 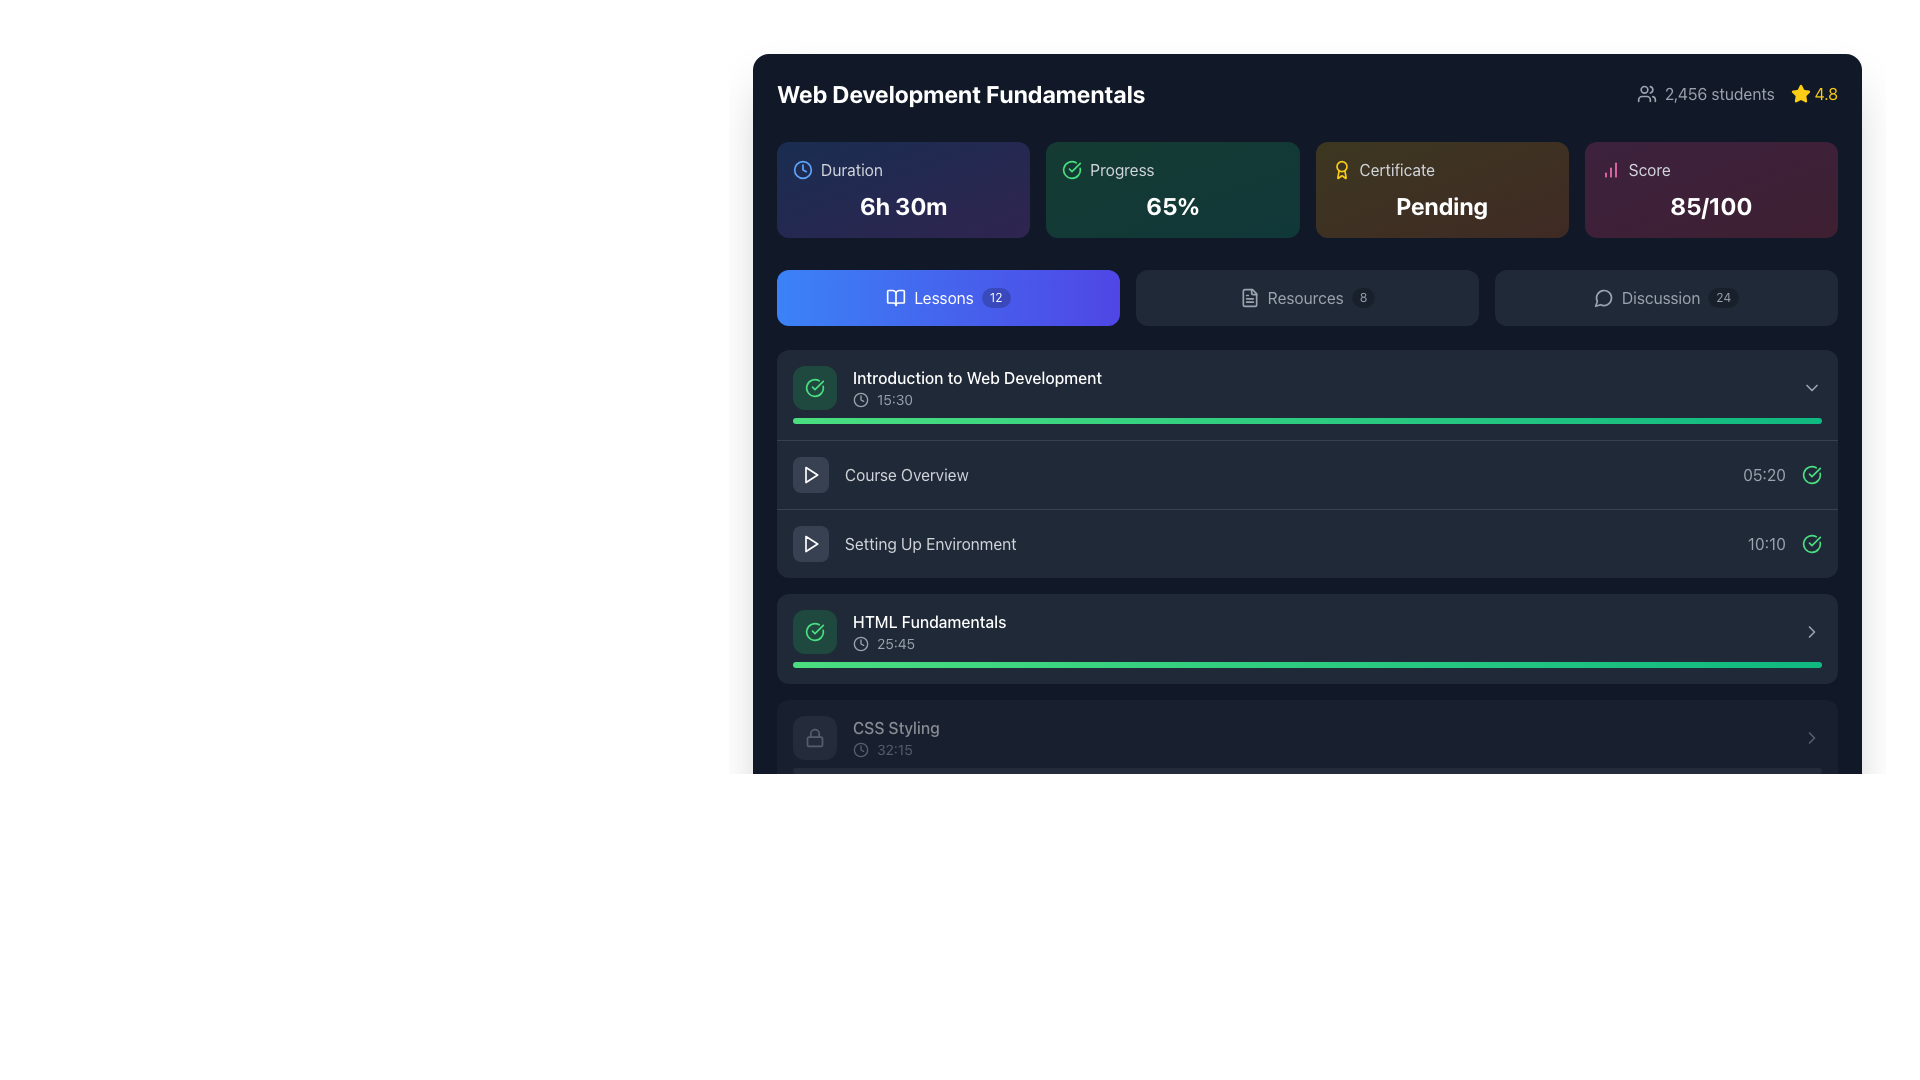 What do you see at coordinates (1610, 168) in the screenshot?
I see `the pink increasing bar chart icon located next to the 'Score' text in the top right section of the interface` at bounding box center [1610, 168].